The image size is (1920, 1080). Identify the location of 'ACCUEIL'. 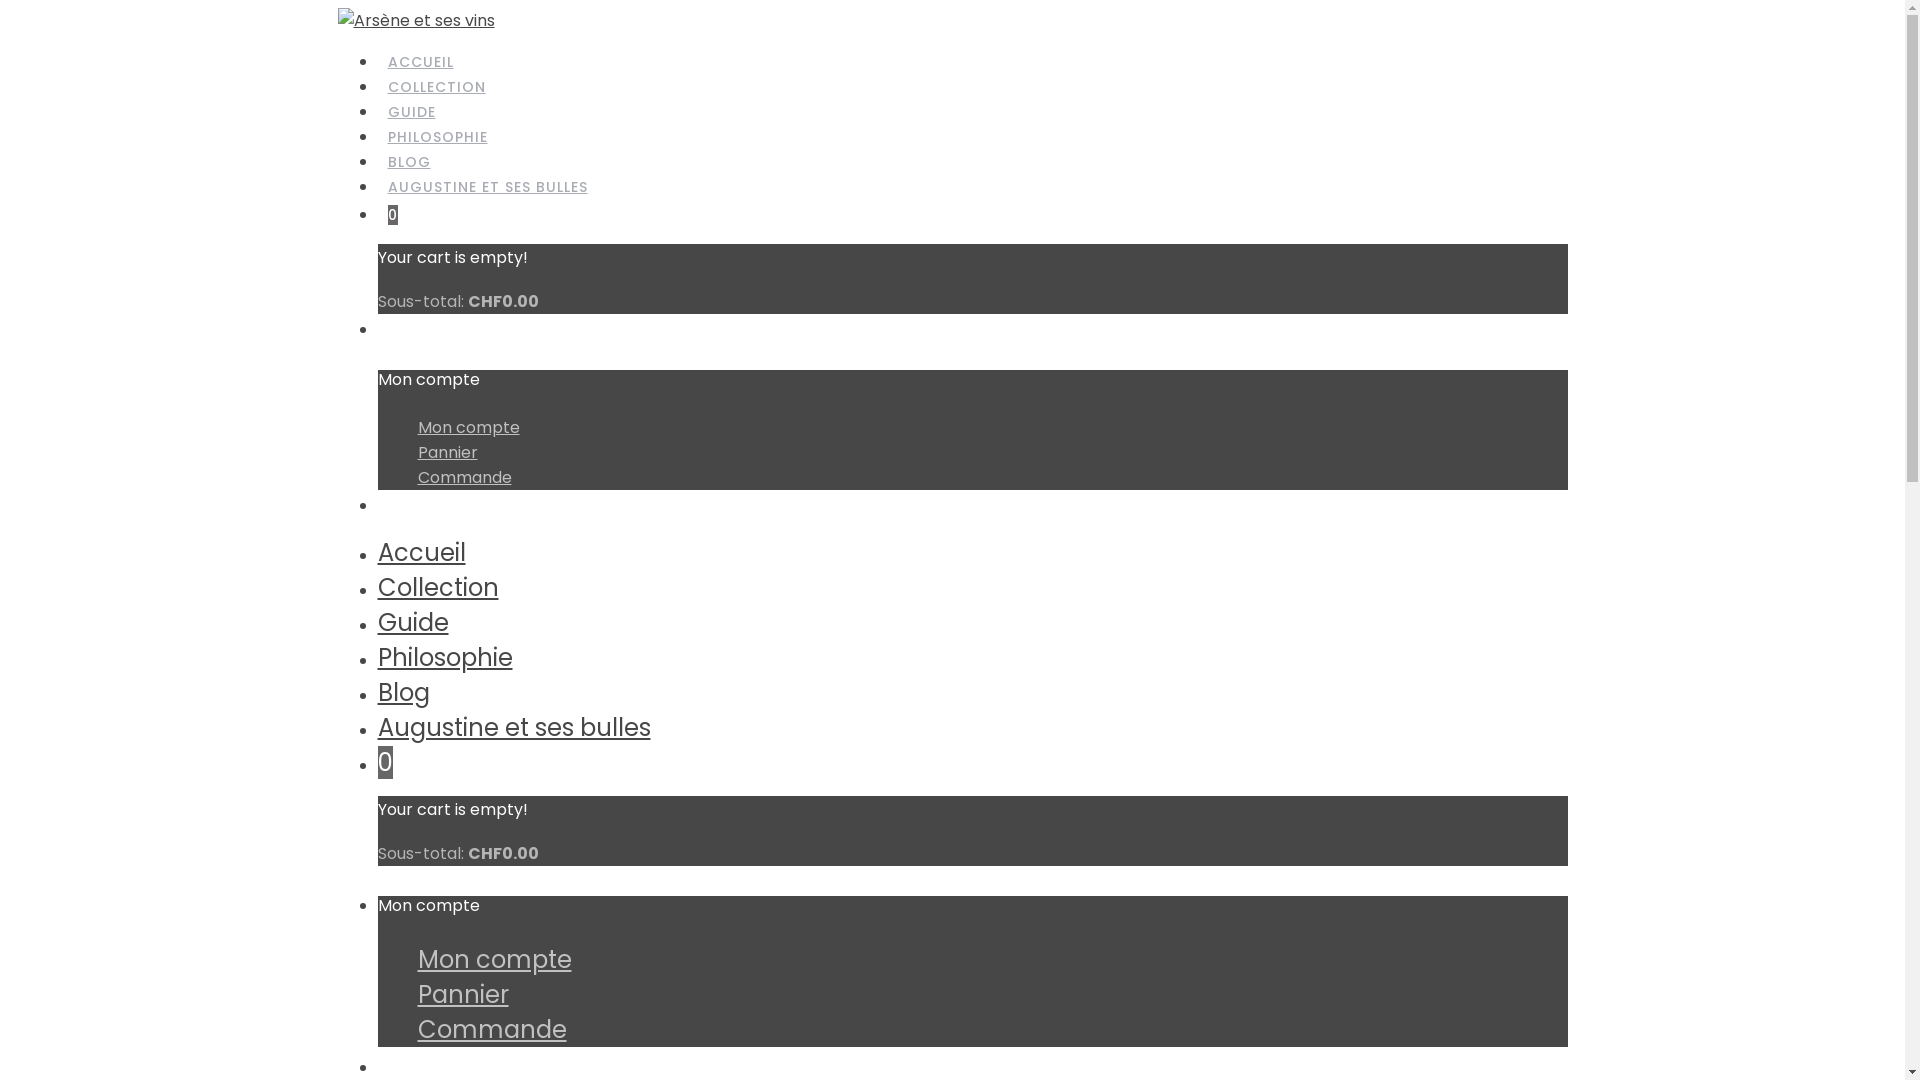
(420, 61).